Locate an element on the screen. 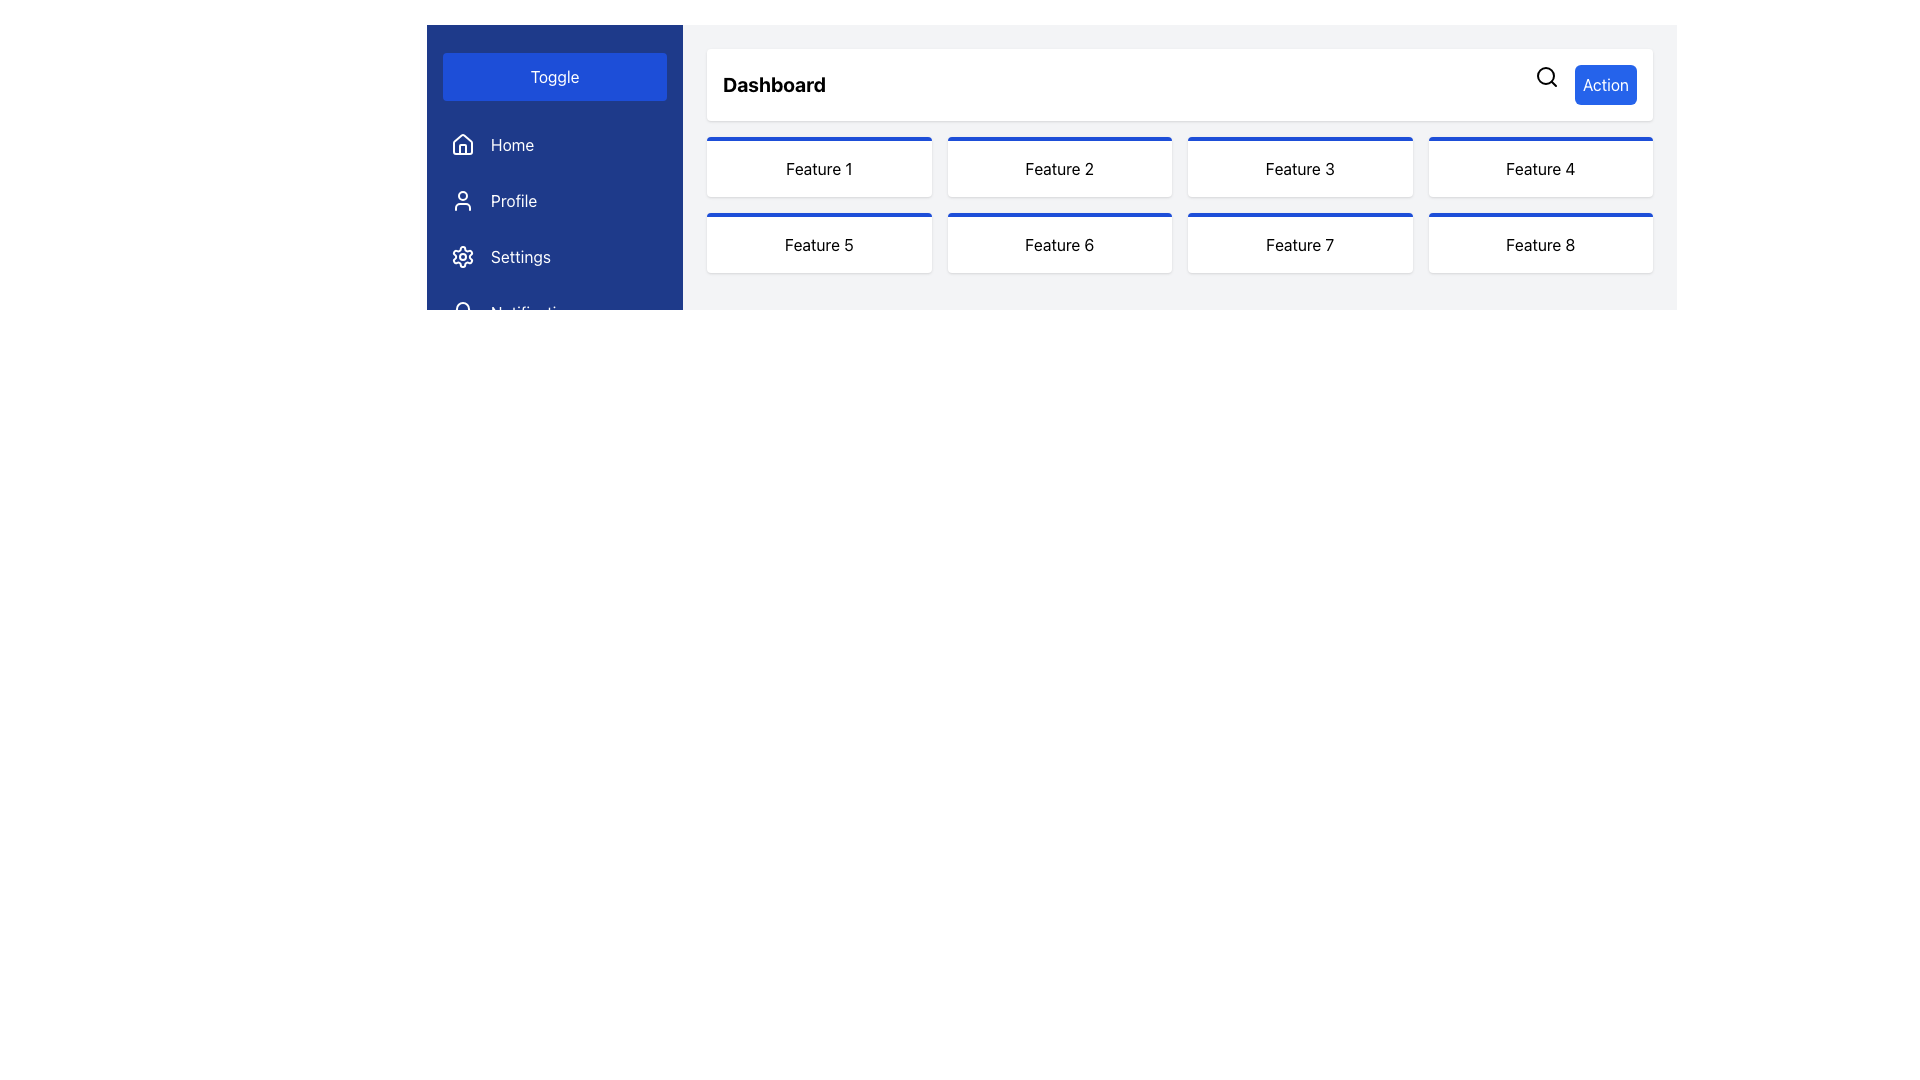  the blue button labeled 'Action' is located at coordinates (1584, 83).